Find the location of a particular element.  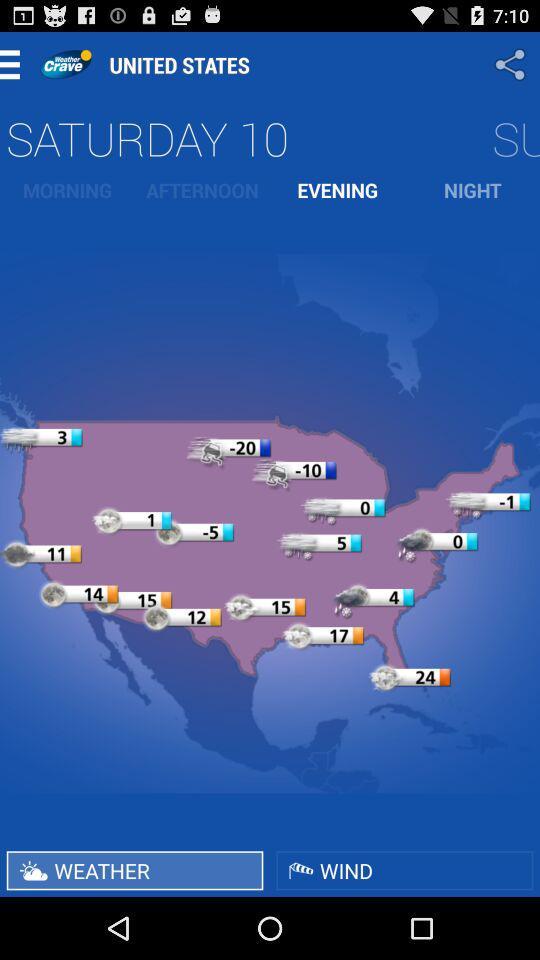

share this page is located at coordinates (512, 64).